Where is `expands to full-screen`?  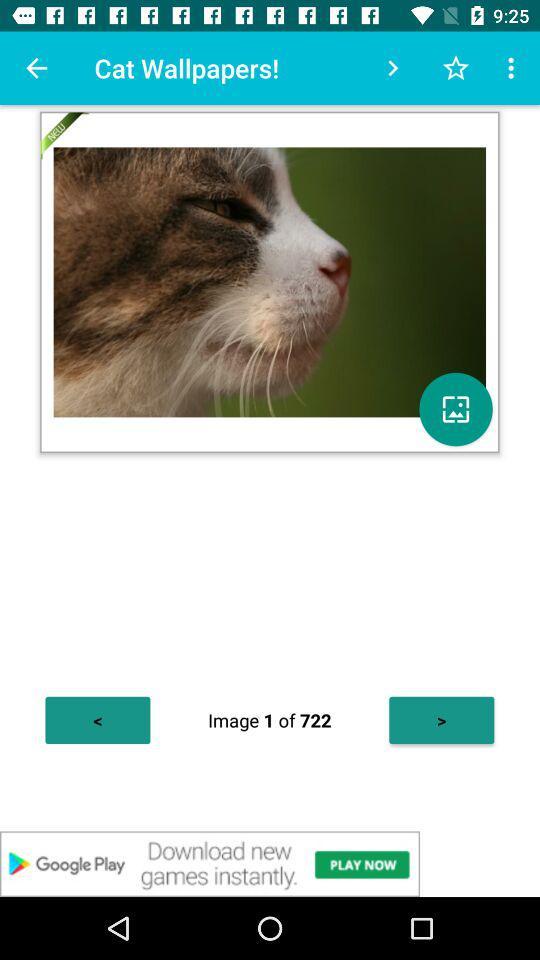
expands to full-screen is located at coordinates (455, 408).